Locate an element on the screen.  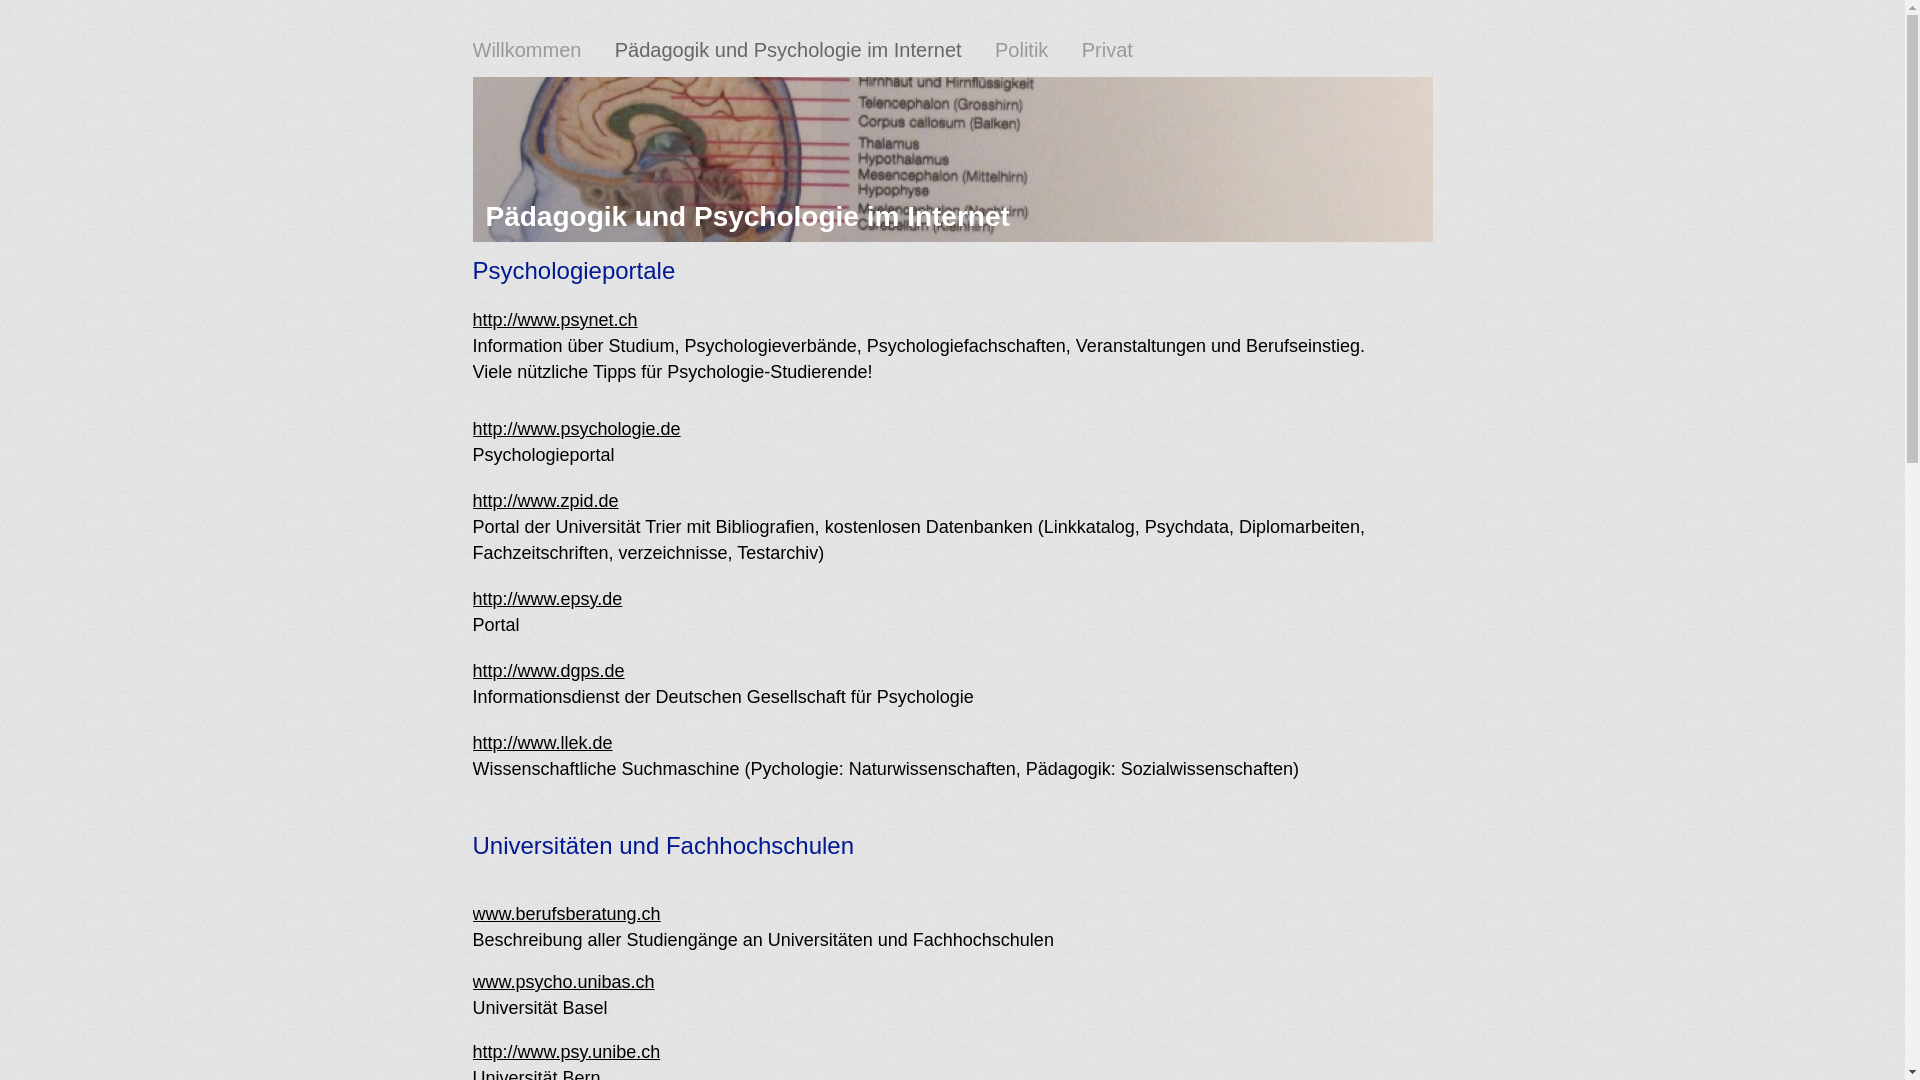
'http://www.dgps.de' is located at coordinates (470, 671).